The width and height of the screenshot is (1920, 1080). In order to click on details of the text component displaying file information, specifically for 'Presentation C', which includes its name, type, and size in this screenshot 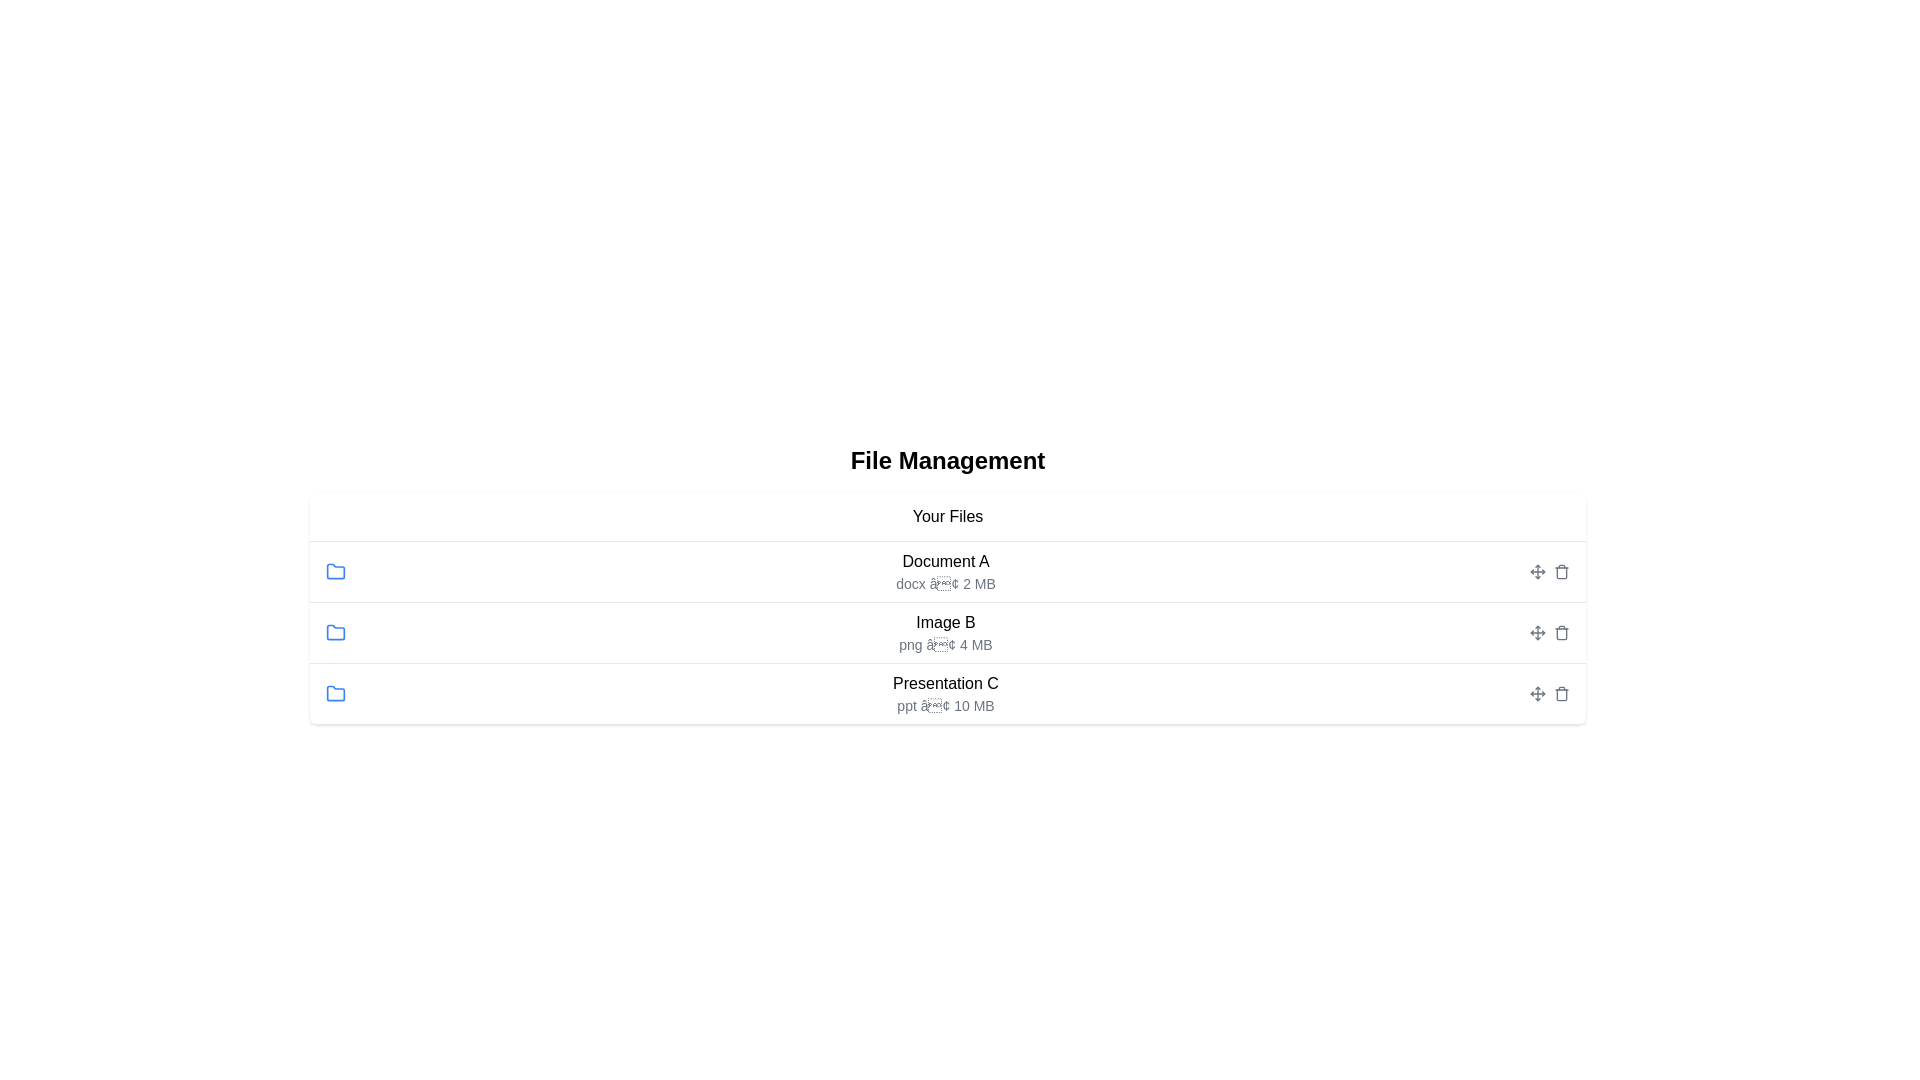, I will do `click(944, 693)`.